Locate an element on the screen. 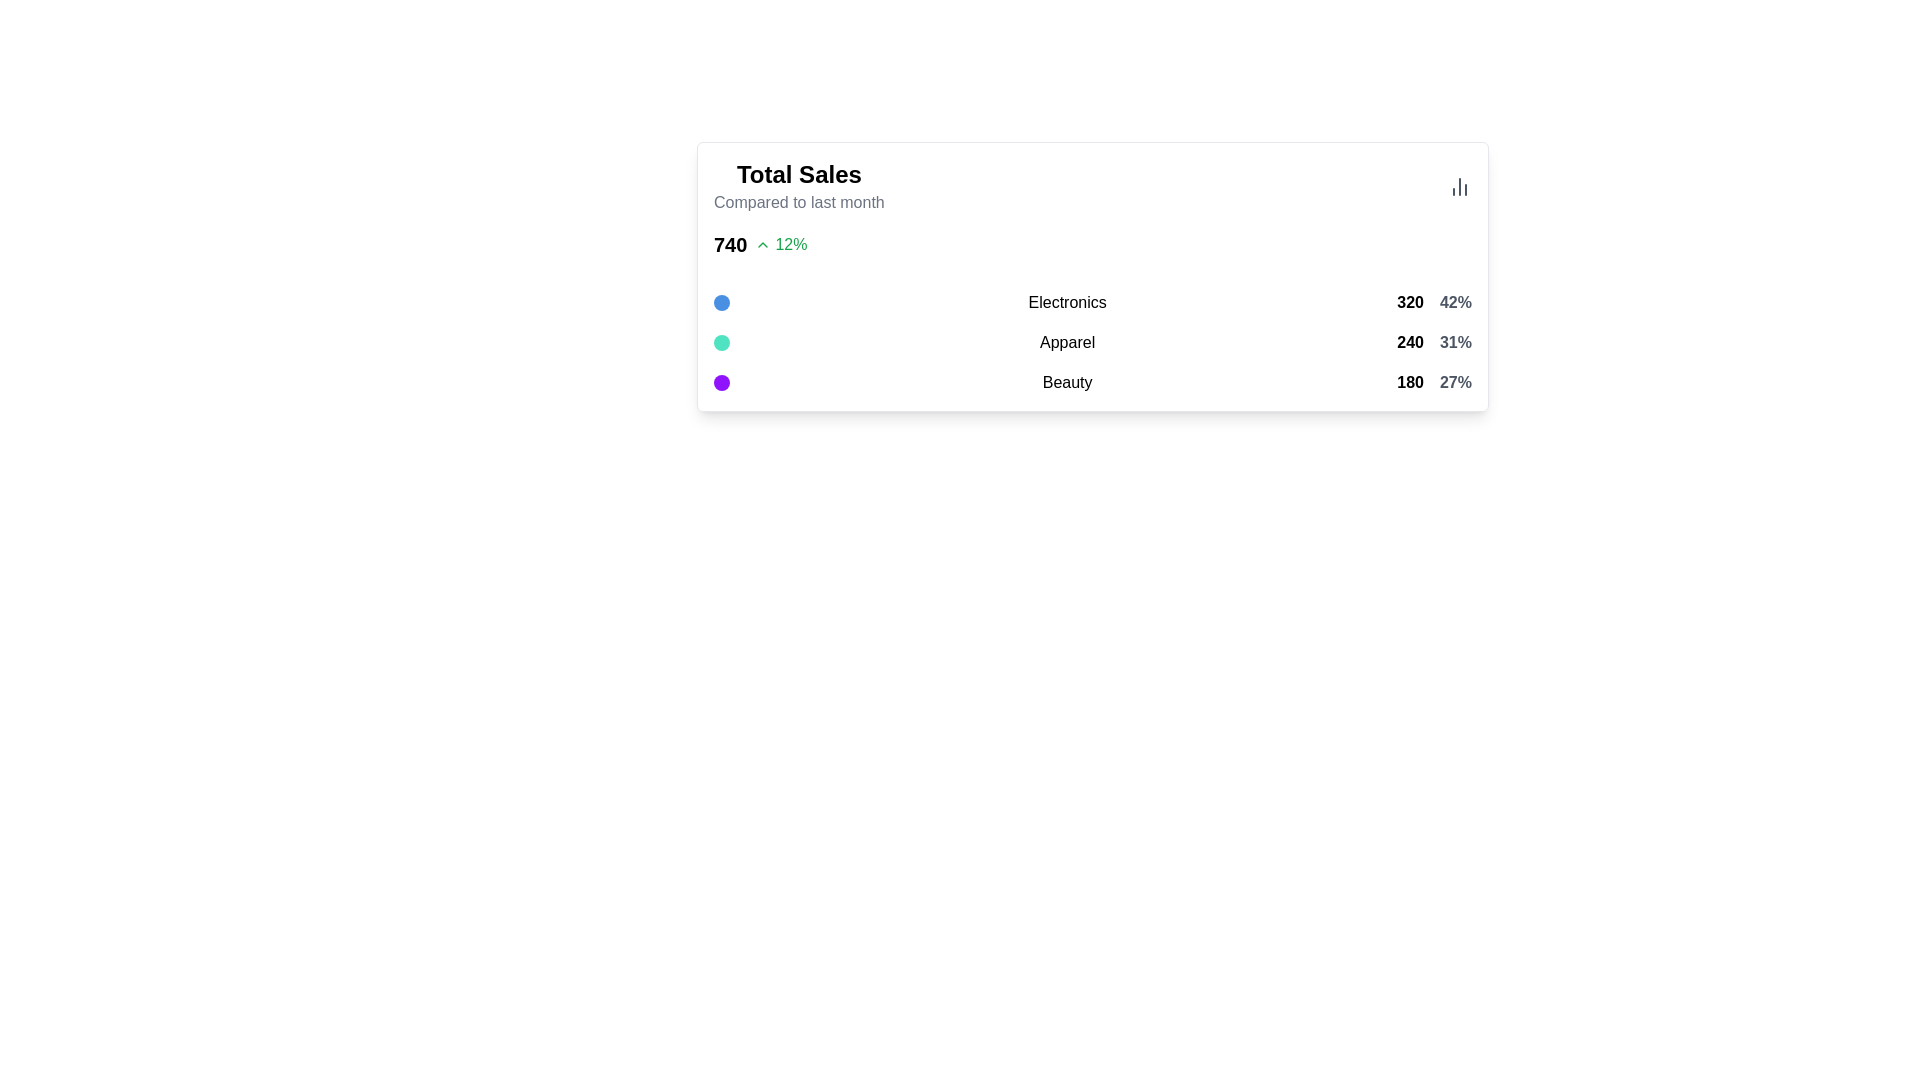 The width and height of the screenshot is (1920, 1080). the upward-pointing chevron icon located to the left of the '12%' percentage text in the Total Sales card, if the functionality is available is located at coordinates (762, 244).